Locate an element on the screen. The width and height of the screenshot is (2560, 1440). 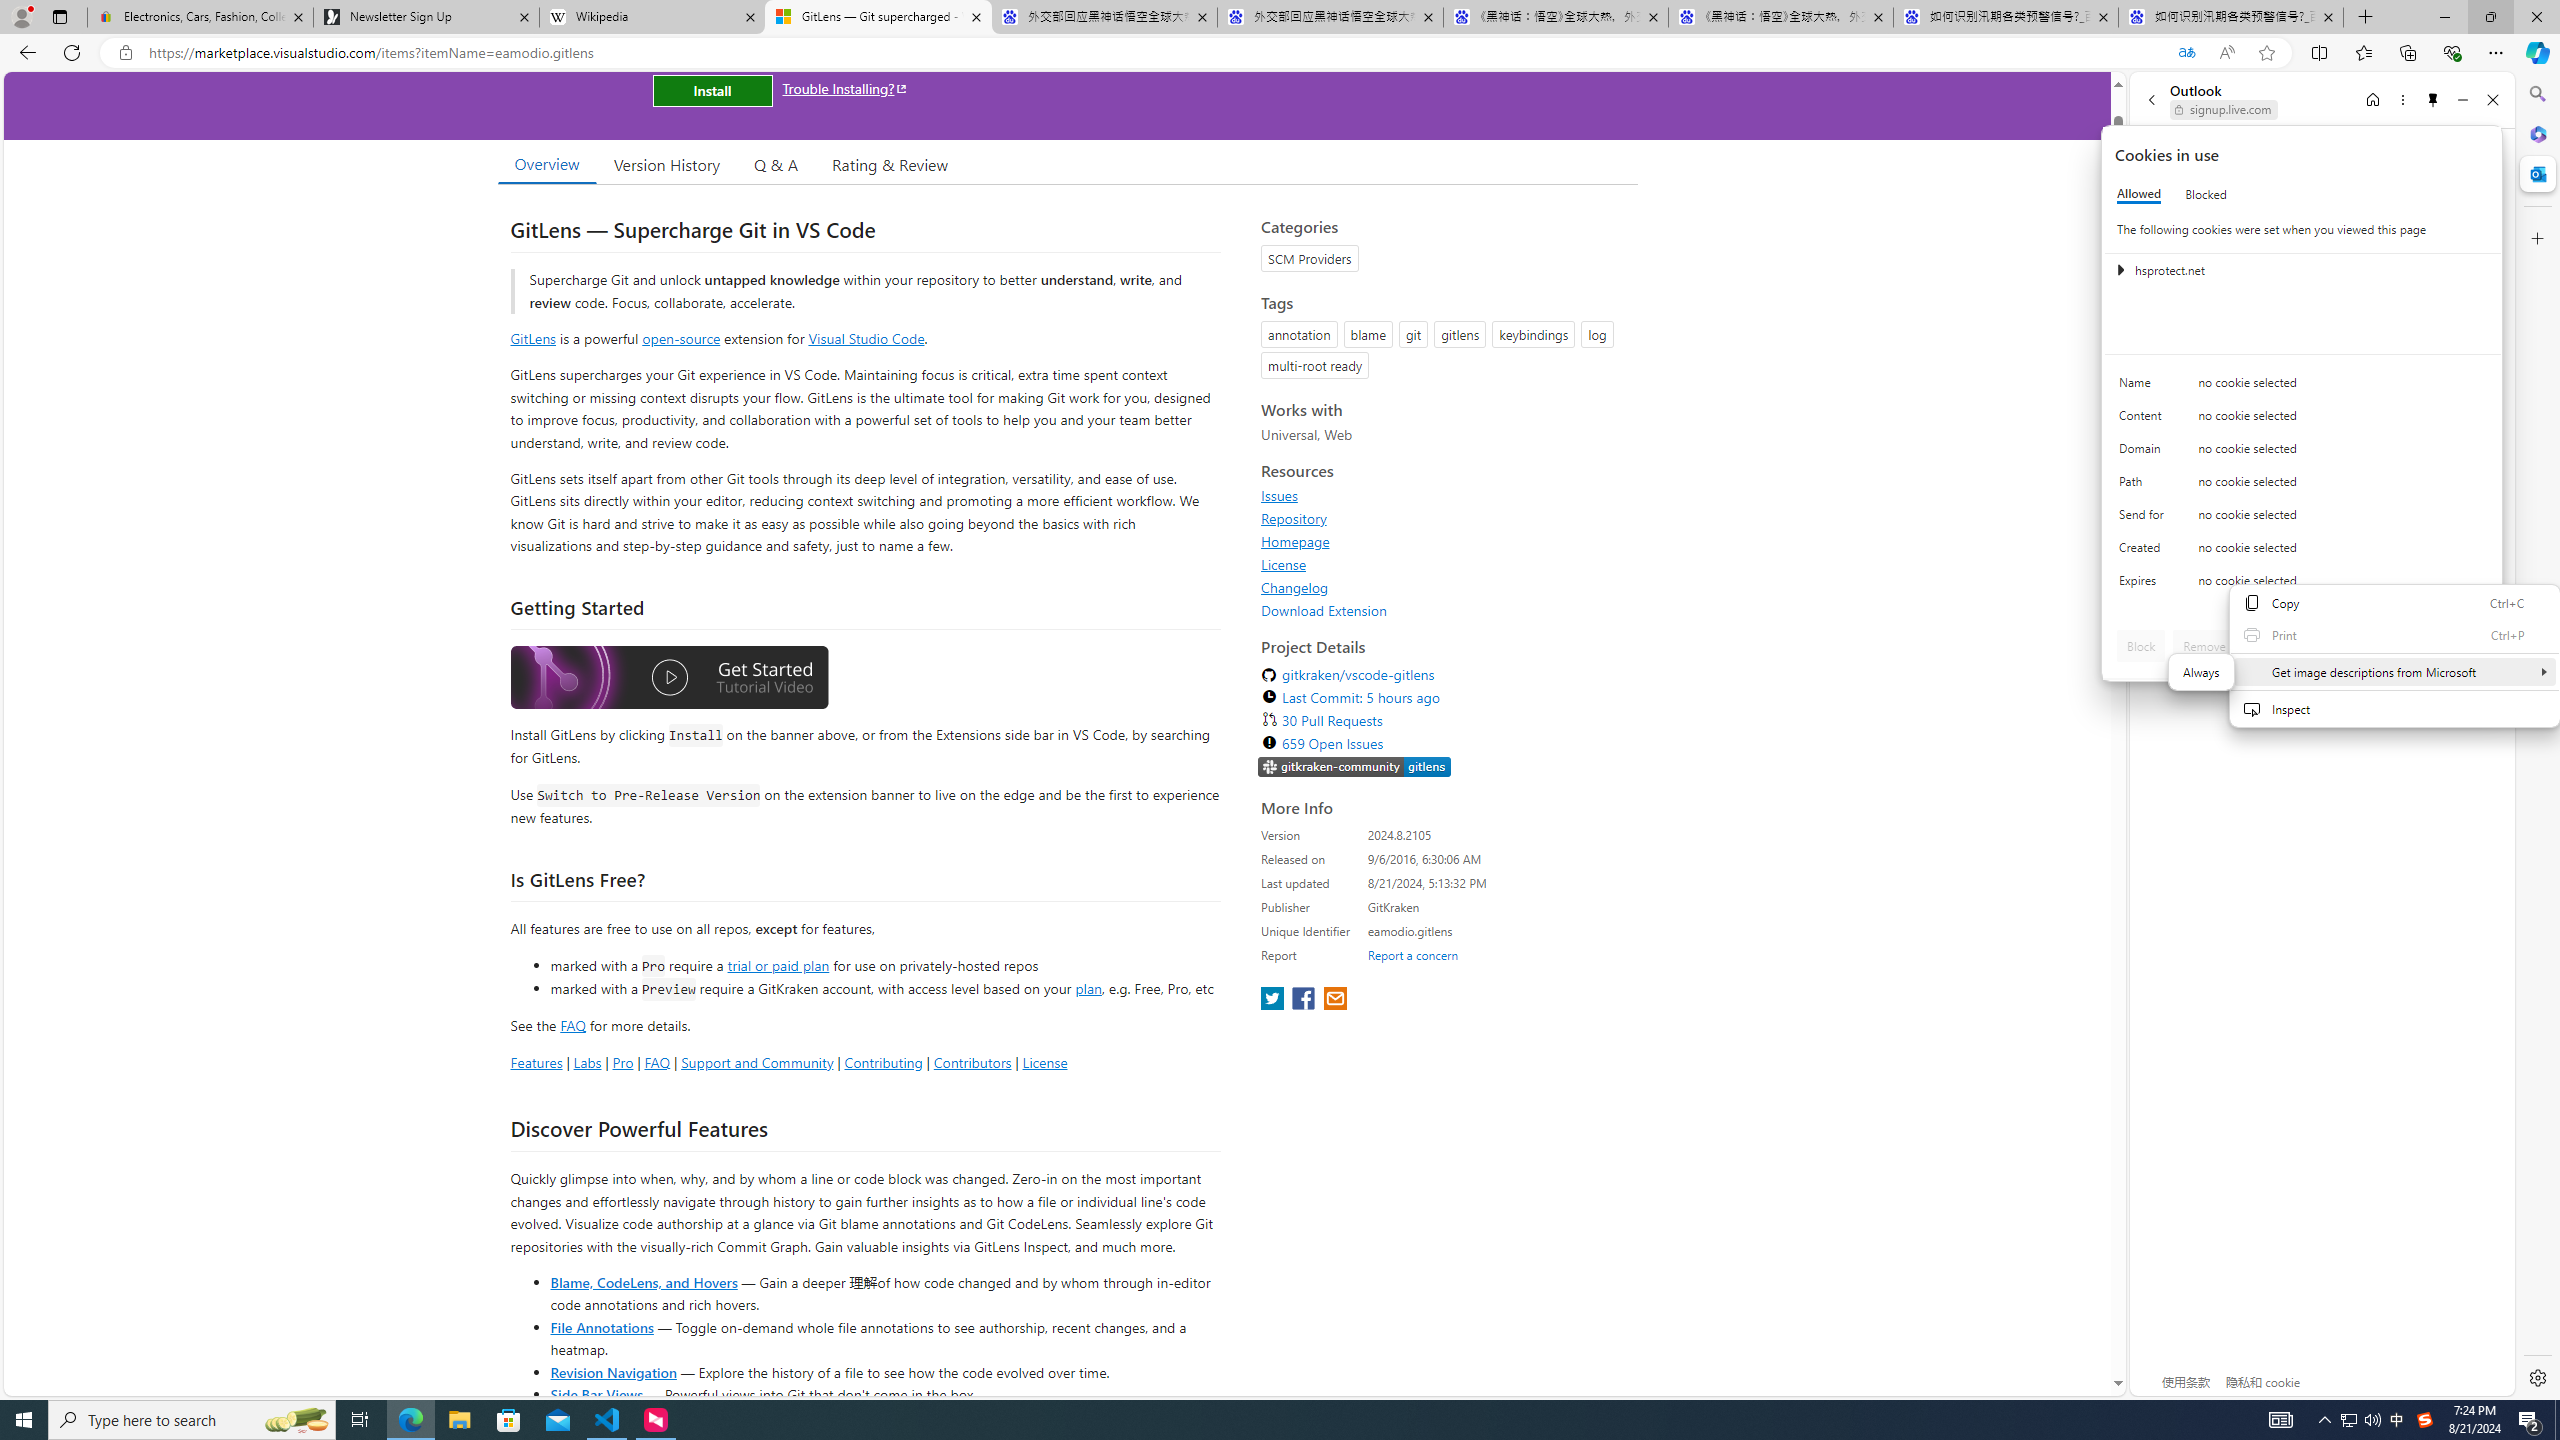
'Block' is located at coordinates (2140, 646).